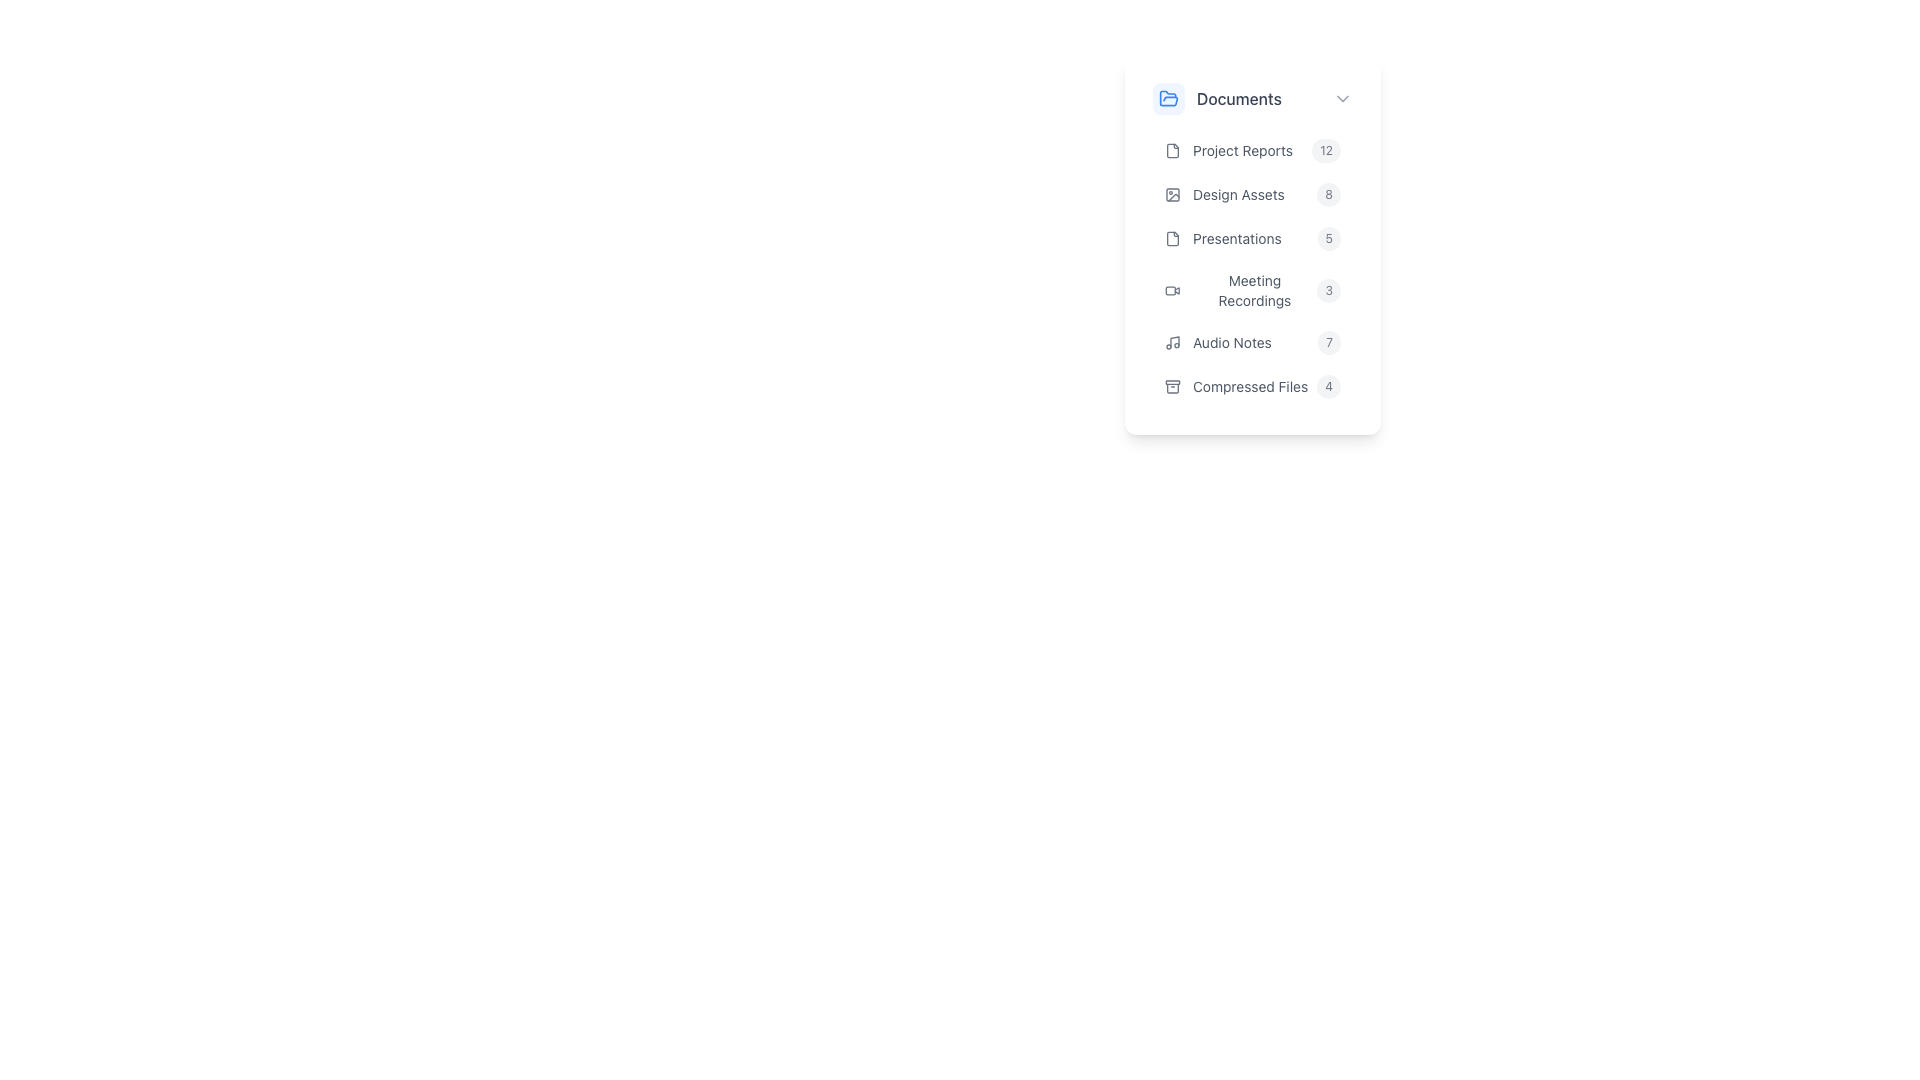 The height and width of the screenshot is (1080, 1920). Describe the element at coordinates (1169, 98) in the screenshot. I see `the open folder icon with a blue outline located in the upper-left corner of the 'Documents' panel` at that location.